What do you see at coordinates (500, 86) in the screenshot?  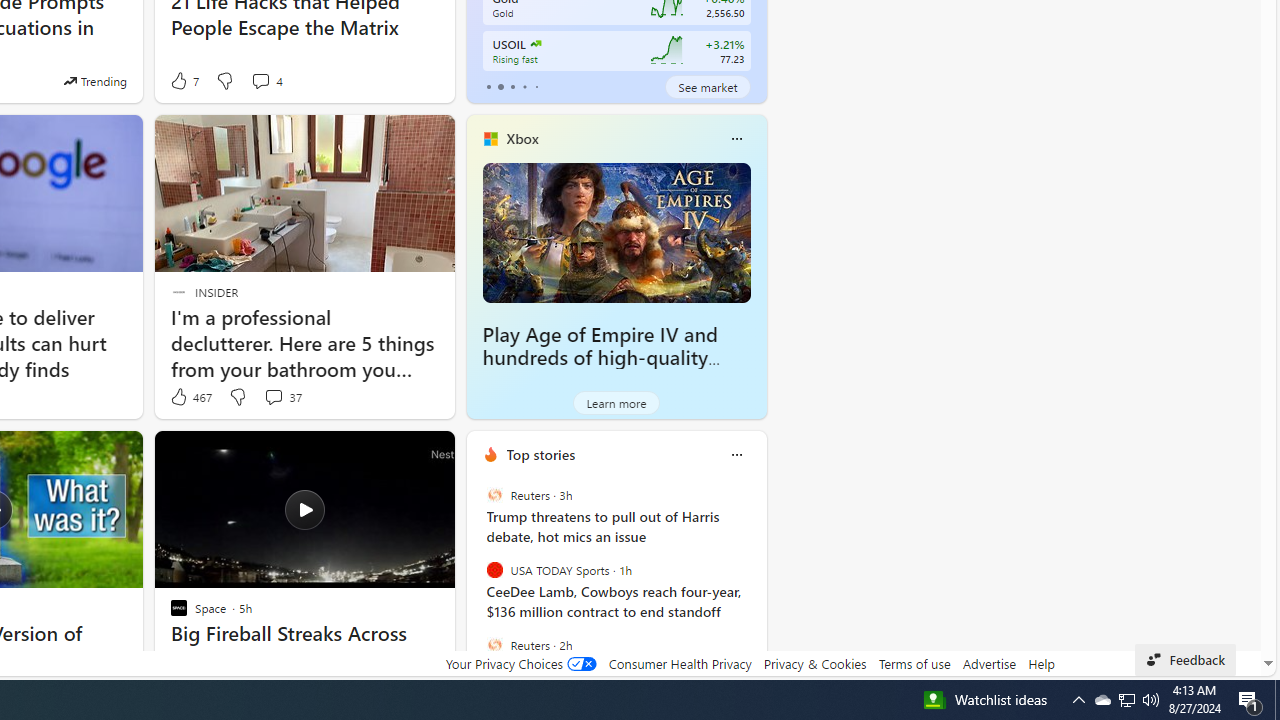 I see `'tab-1'` at bounding box center [500, 86].